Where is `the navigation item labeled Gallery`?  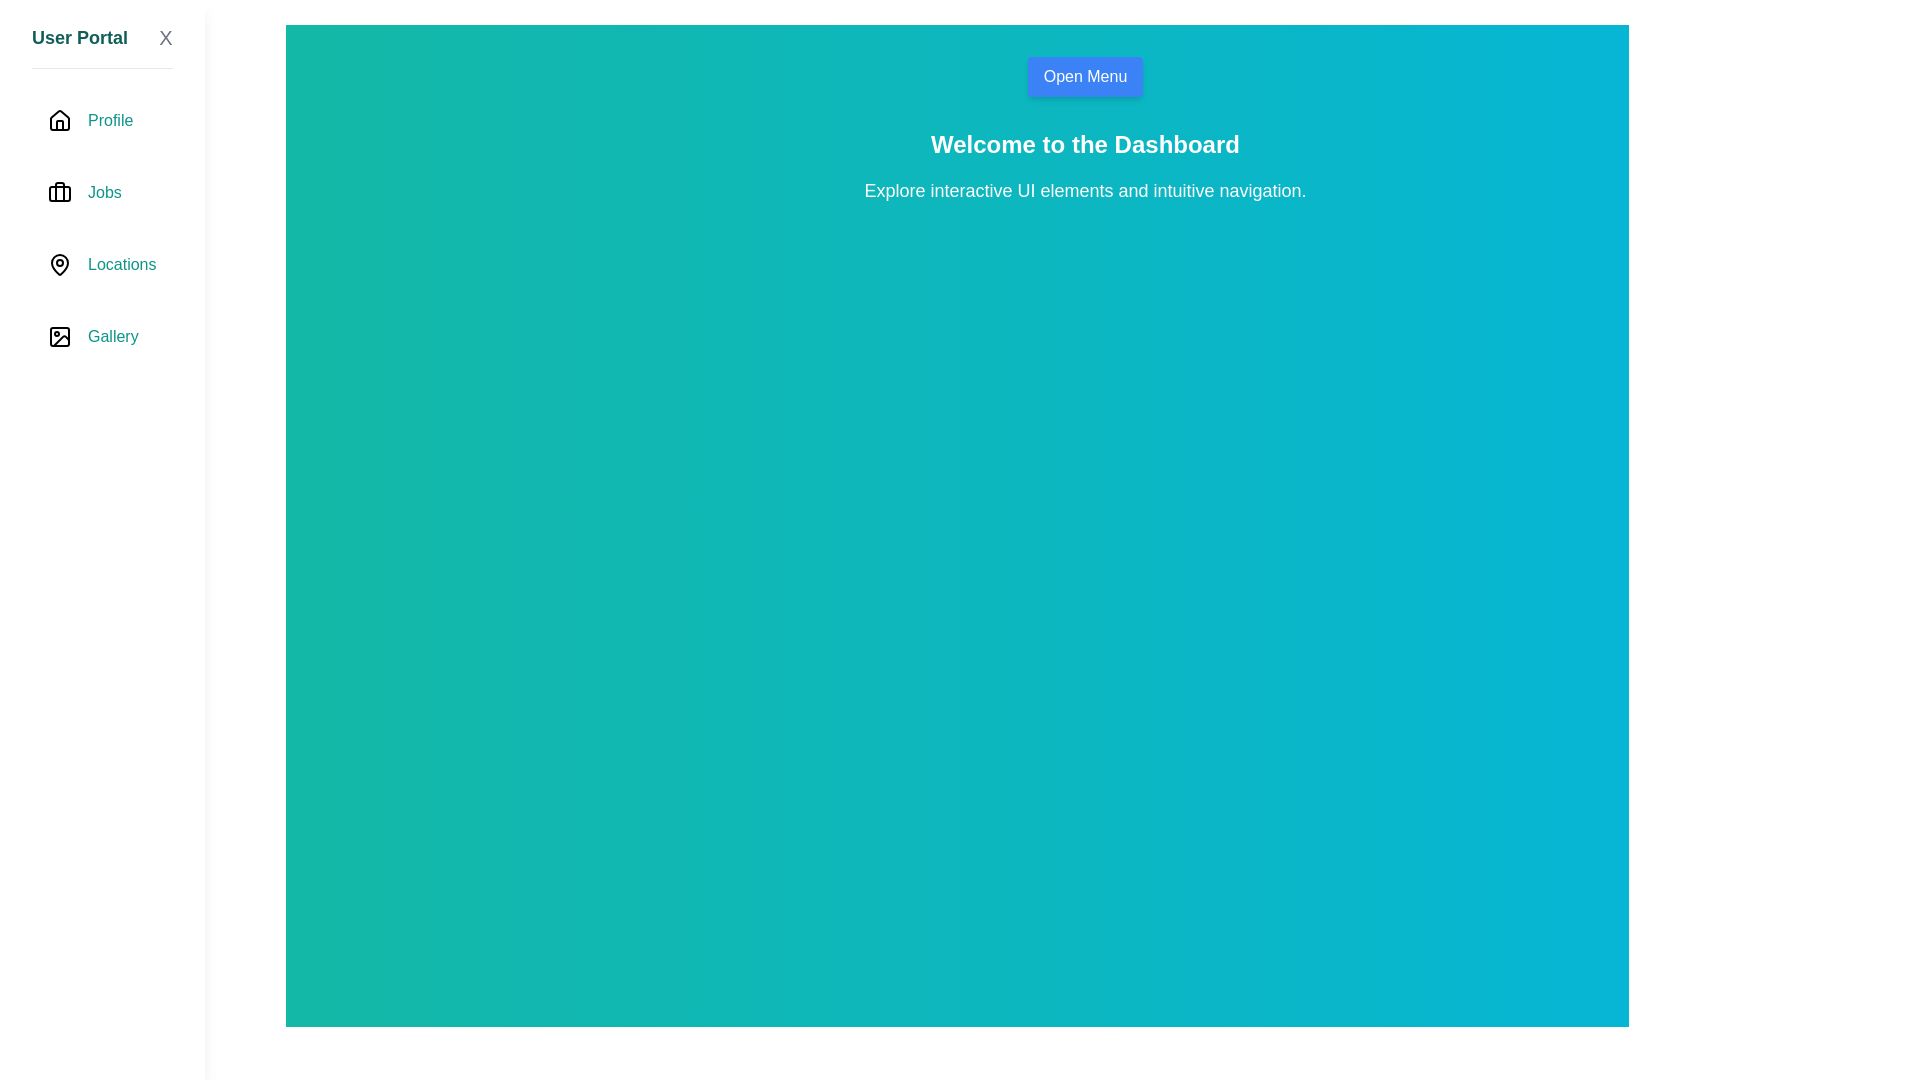 the navigation item labeled Gallery is located at coordinates (101, 335).